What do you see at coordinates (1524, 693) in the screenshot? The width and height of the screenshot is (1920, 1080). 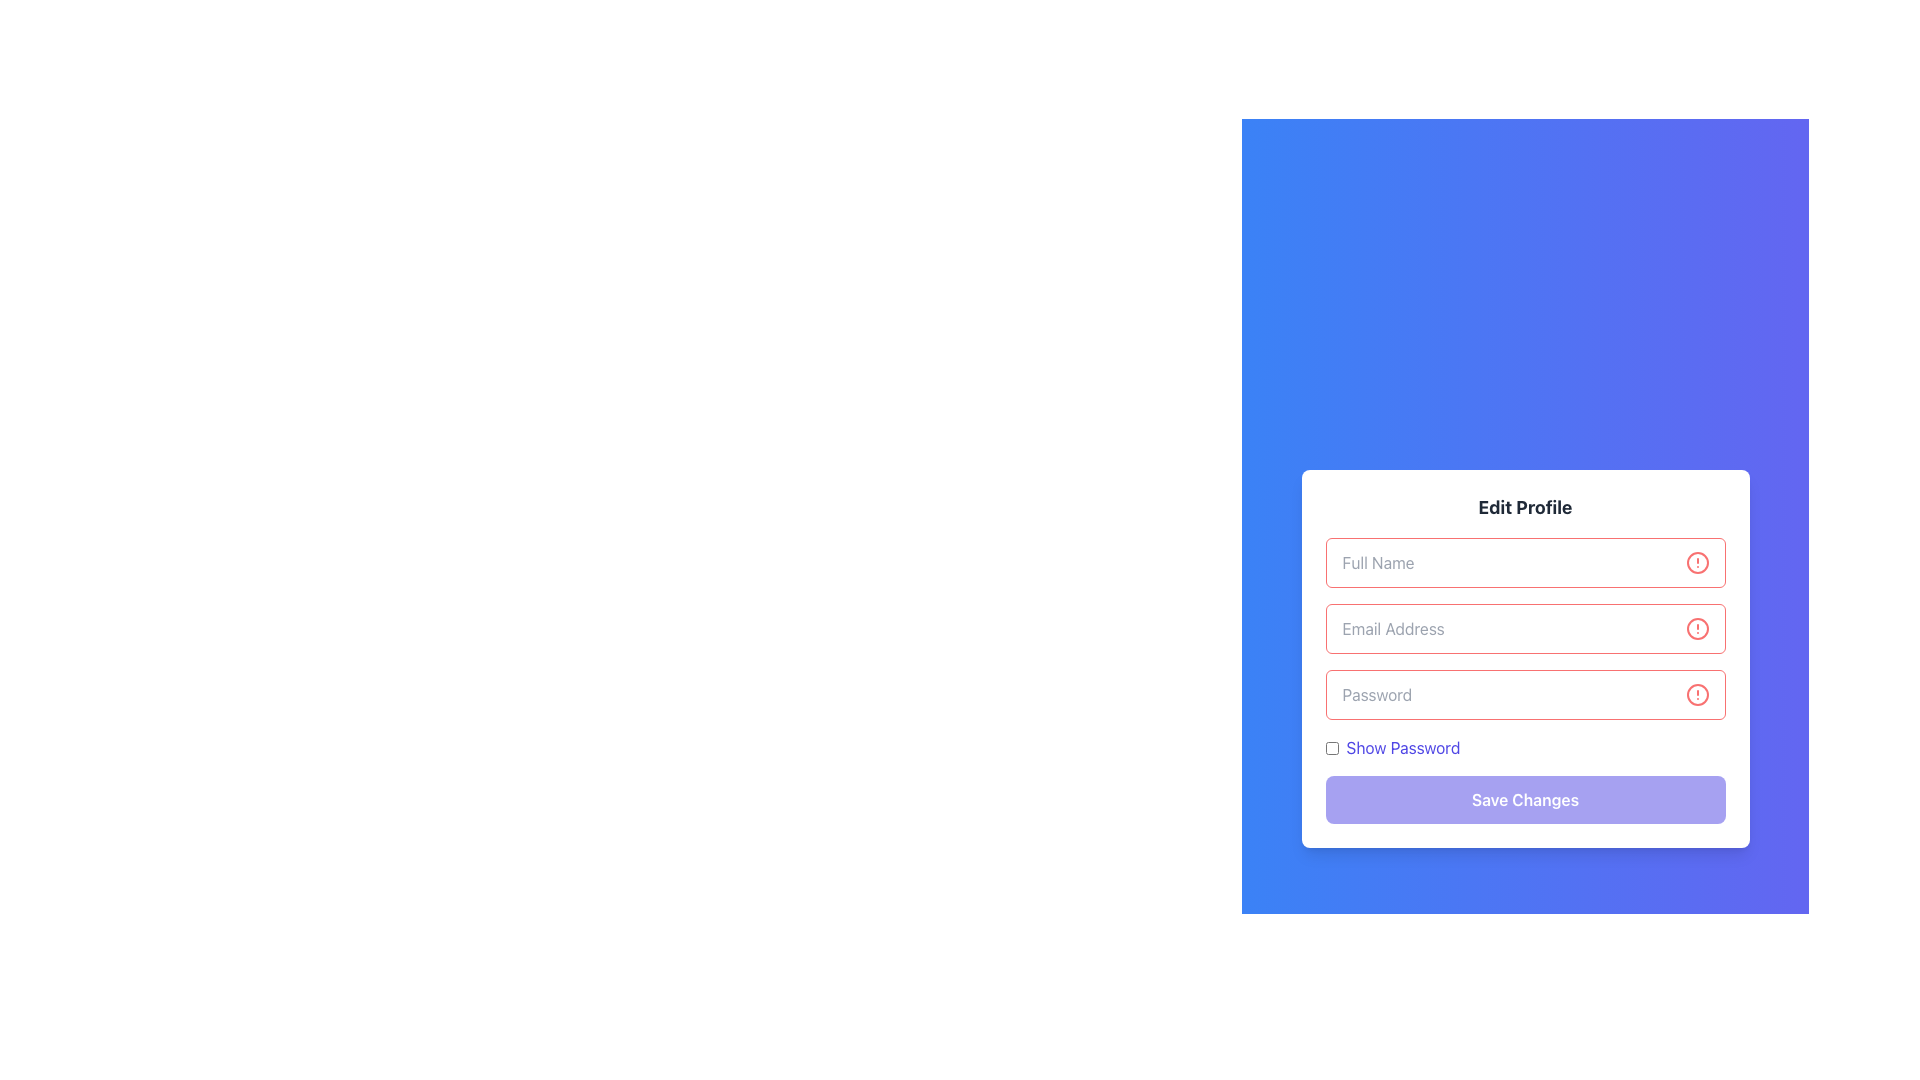 I see `the password input field located below the 'Email Address' field and above the 'Show Password' checkbox to potentially display a tooltip` at bounding box center [1524, 693].